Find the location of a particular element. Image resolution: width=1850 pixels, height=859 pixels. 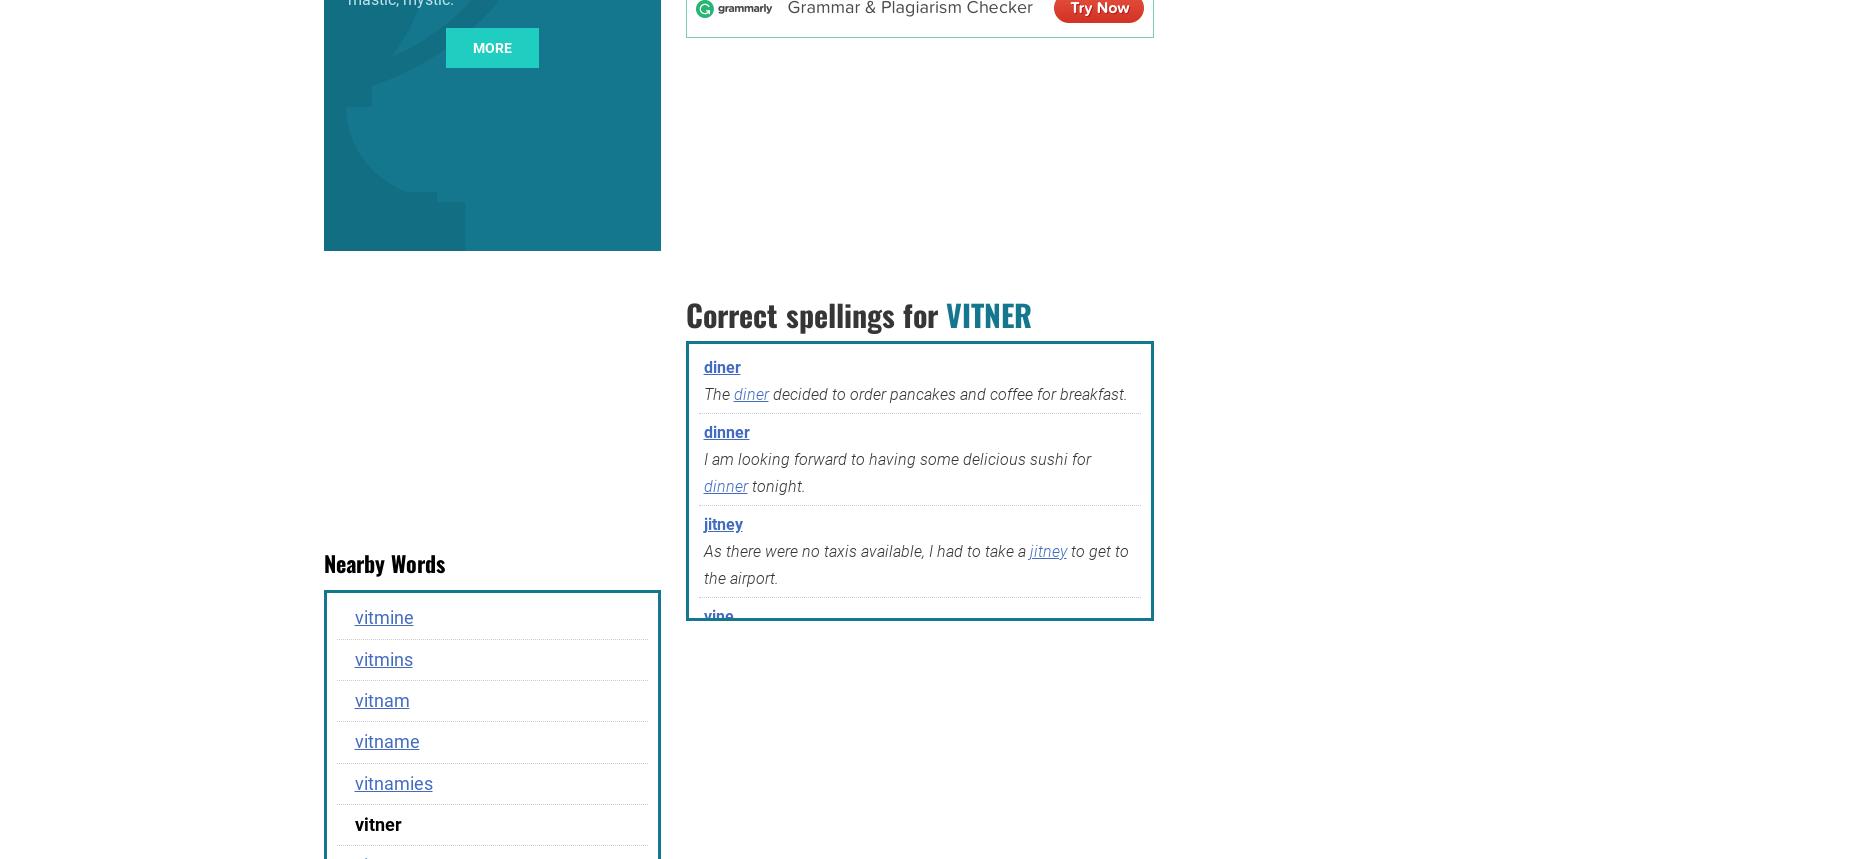

'to get to the airport.' is located at coordinates (915, 563).